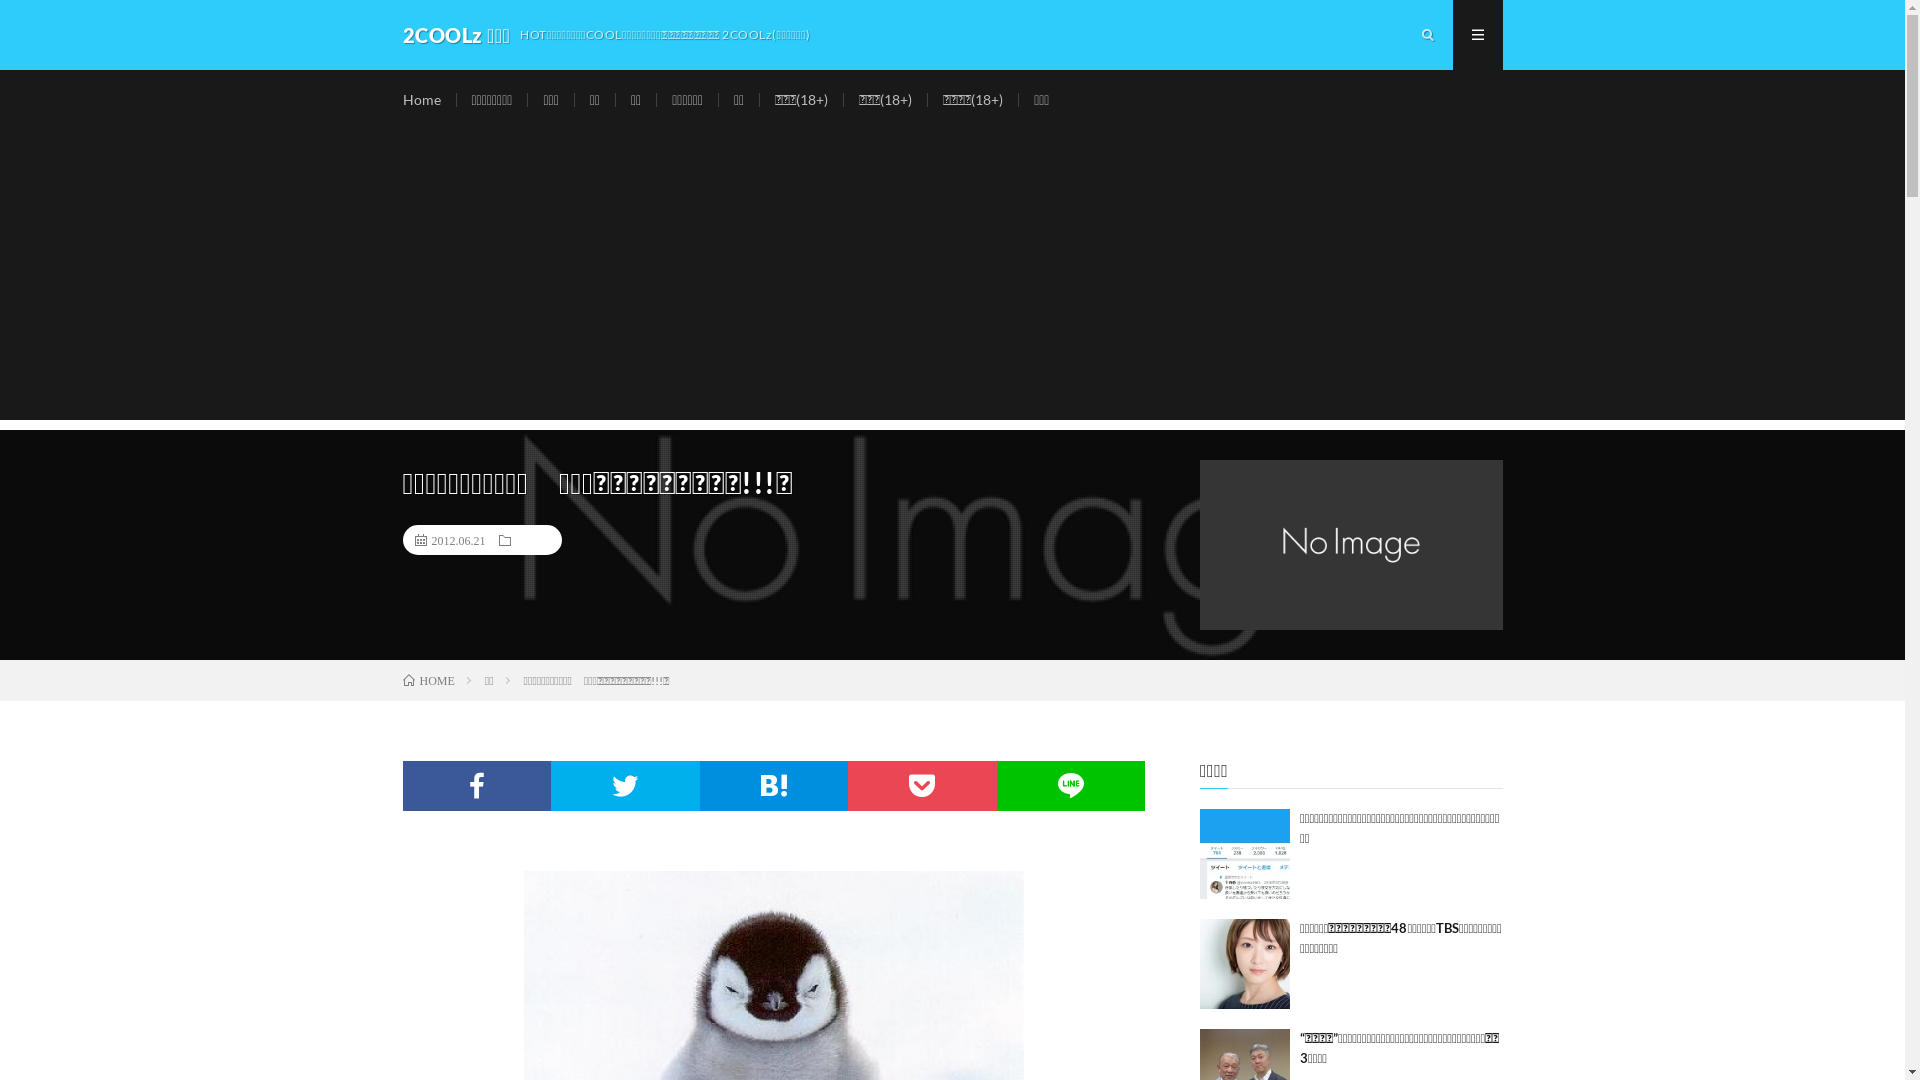 This screenshot has height=1080, width=1920. What do you see at coordinates (401, 679) in the screenshot?
I see `'HOME'` at bounding box center [401, 679].